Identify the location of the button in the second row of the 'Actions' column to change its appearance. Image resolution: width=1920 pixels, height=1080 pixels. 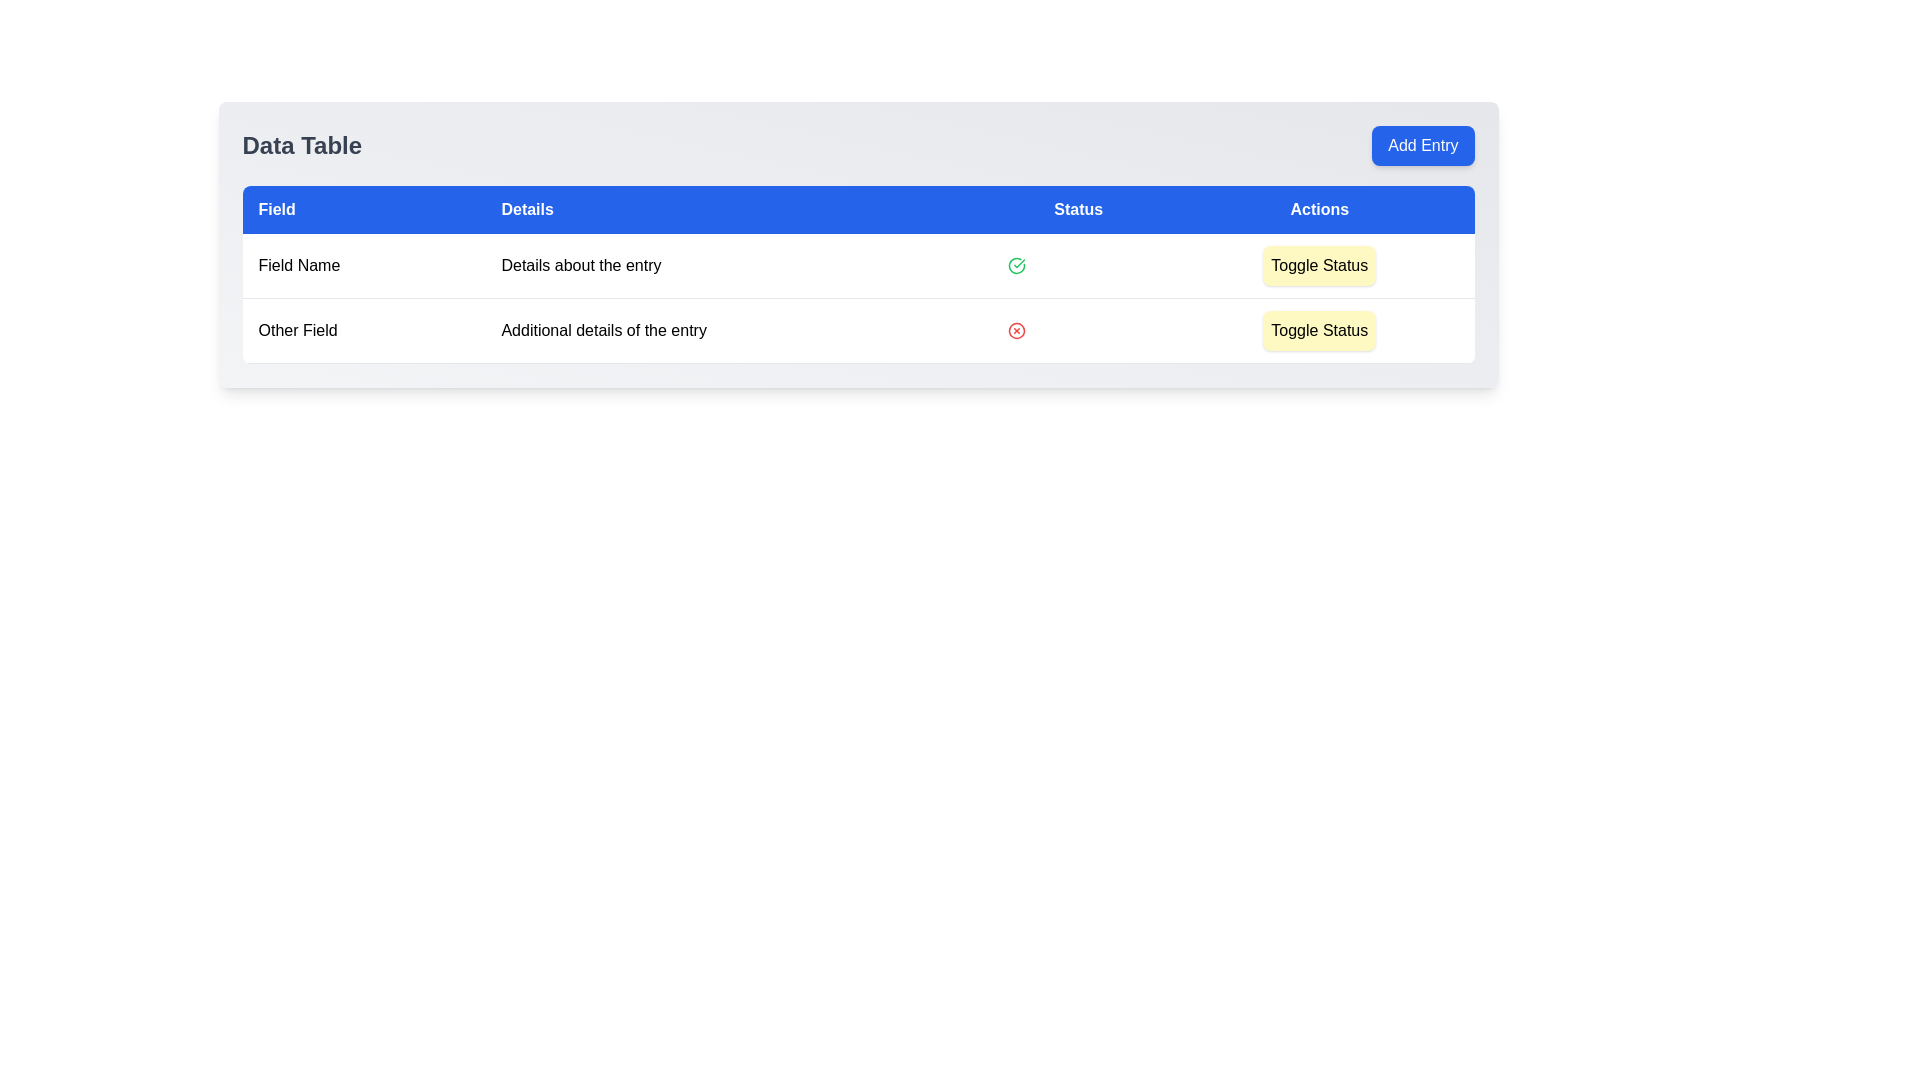
(1319, 330).